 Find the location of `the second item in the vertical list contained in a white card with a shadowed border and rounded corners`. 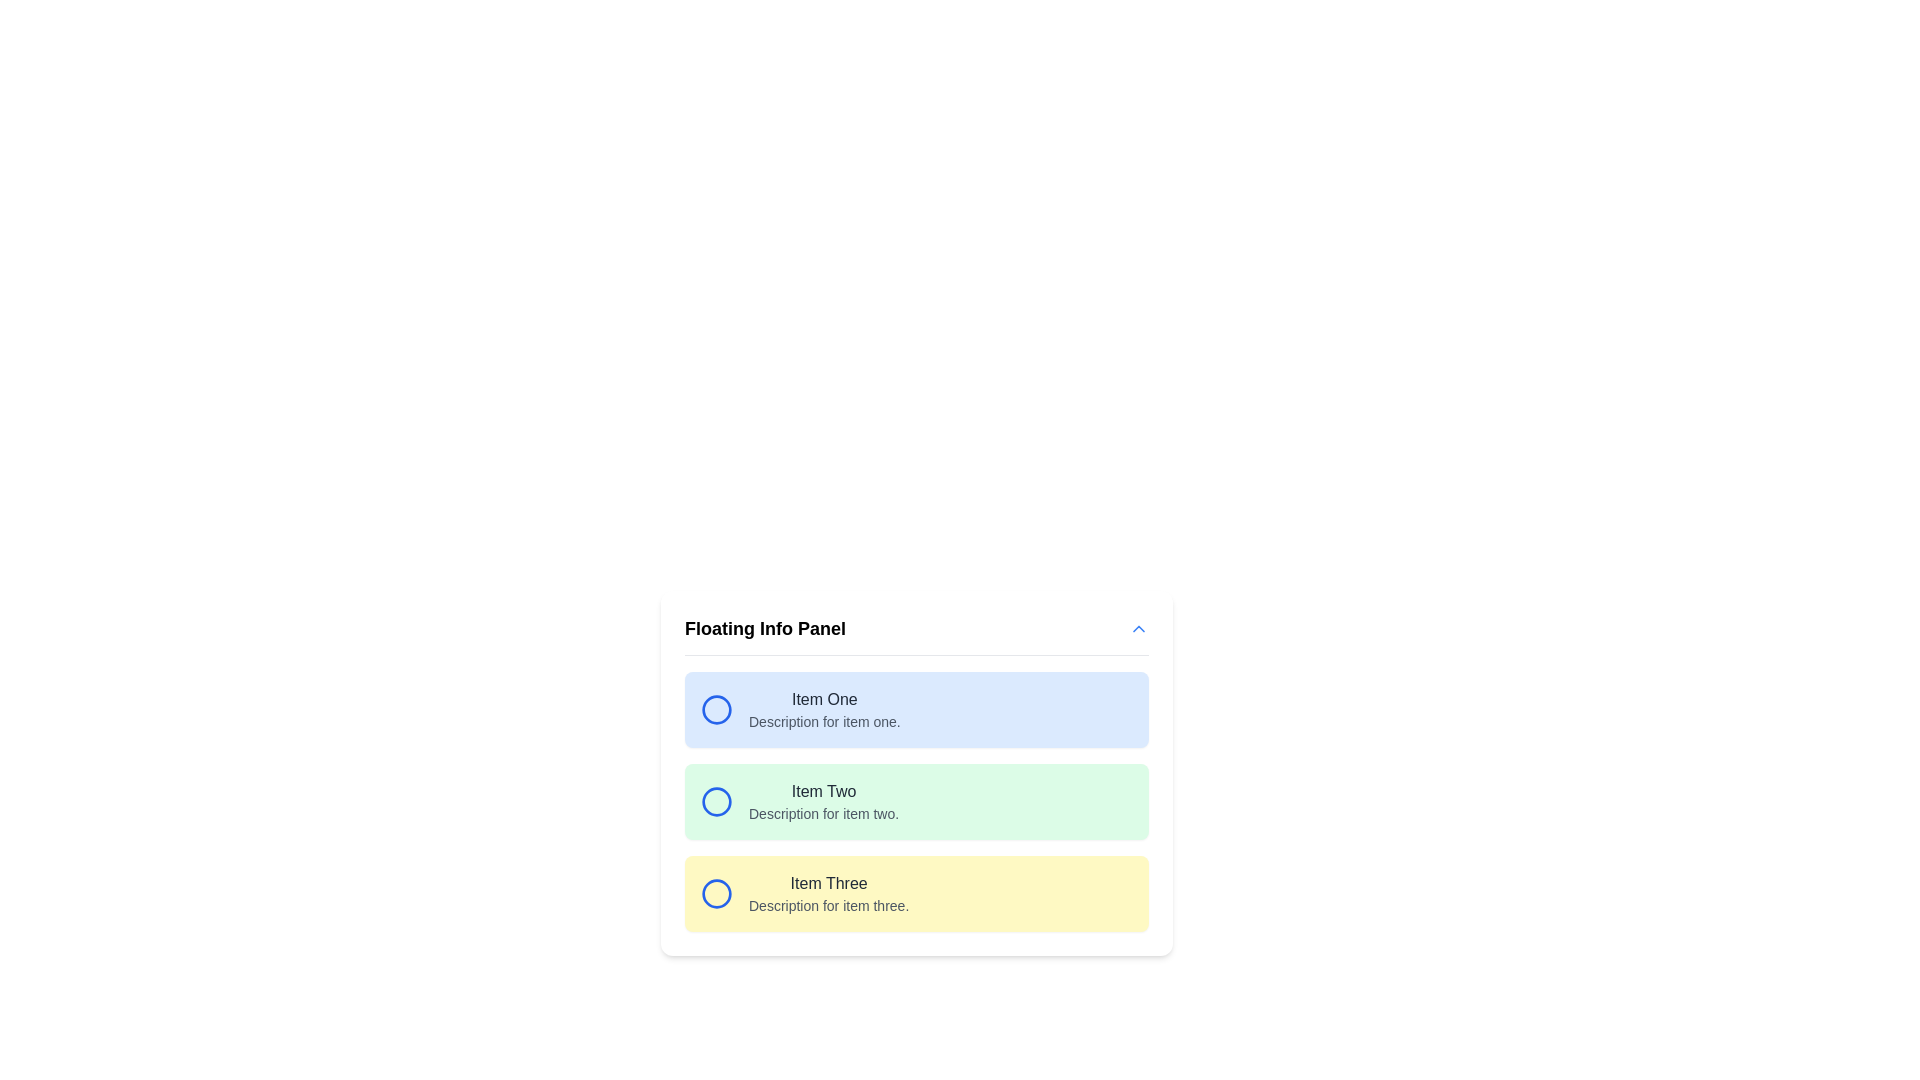

the second item in the vertical list contained in a white card with a shadowed border and rounded corners is located at coordinates (915, 801).